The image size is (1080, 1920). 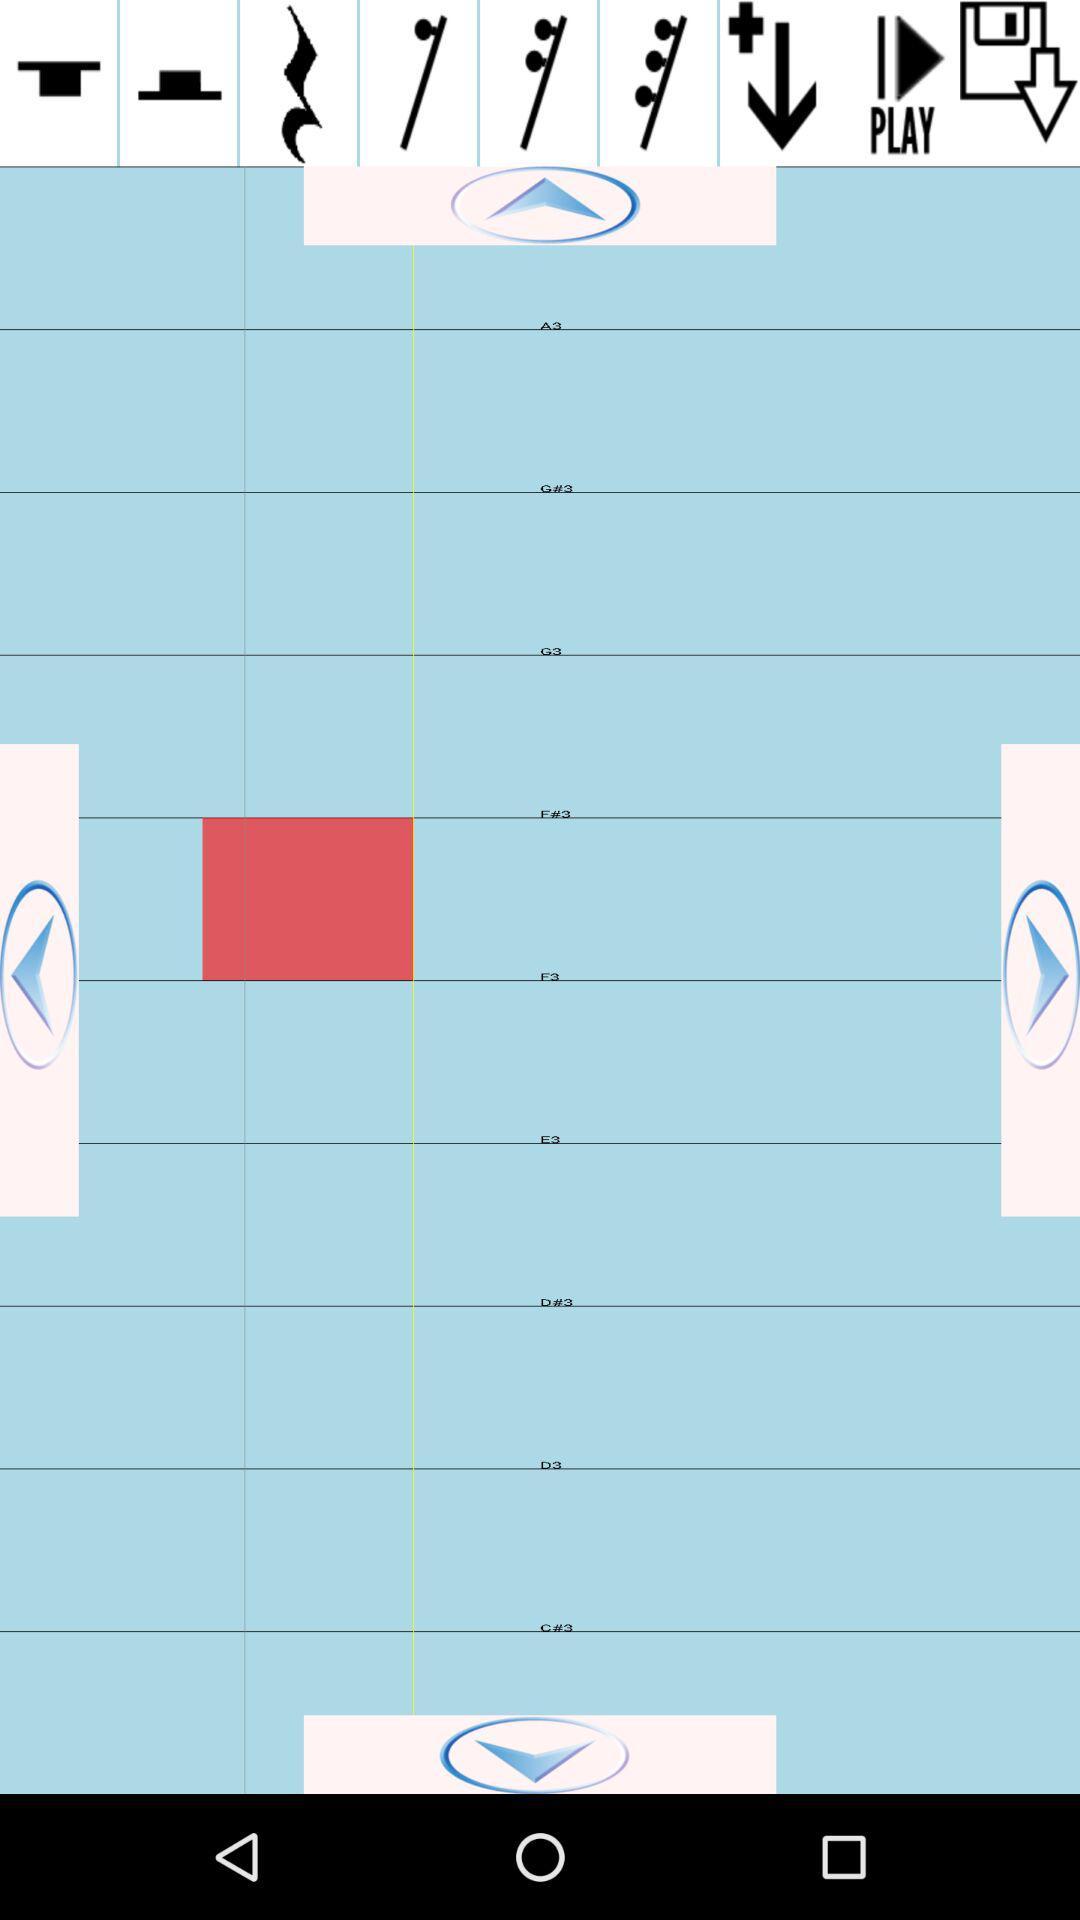 I want to click on rest, so click(x=177, y=82).